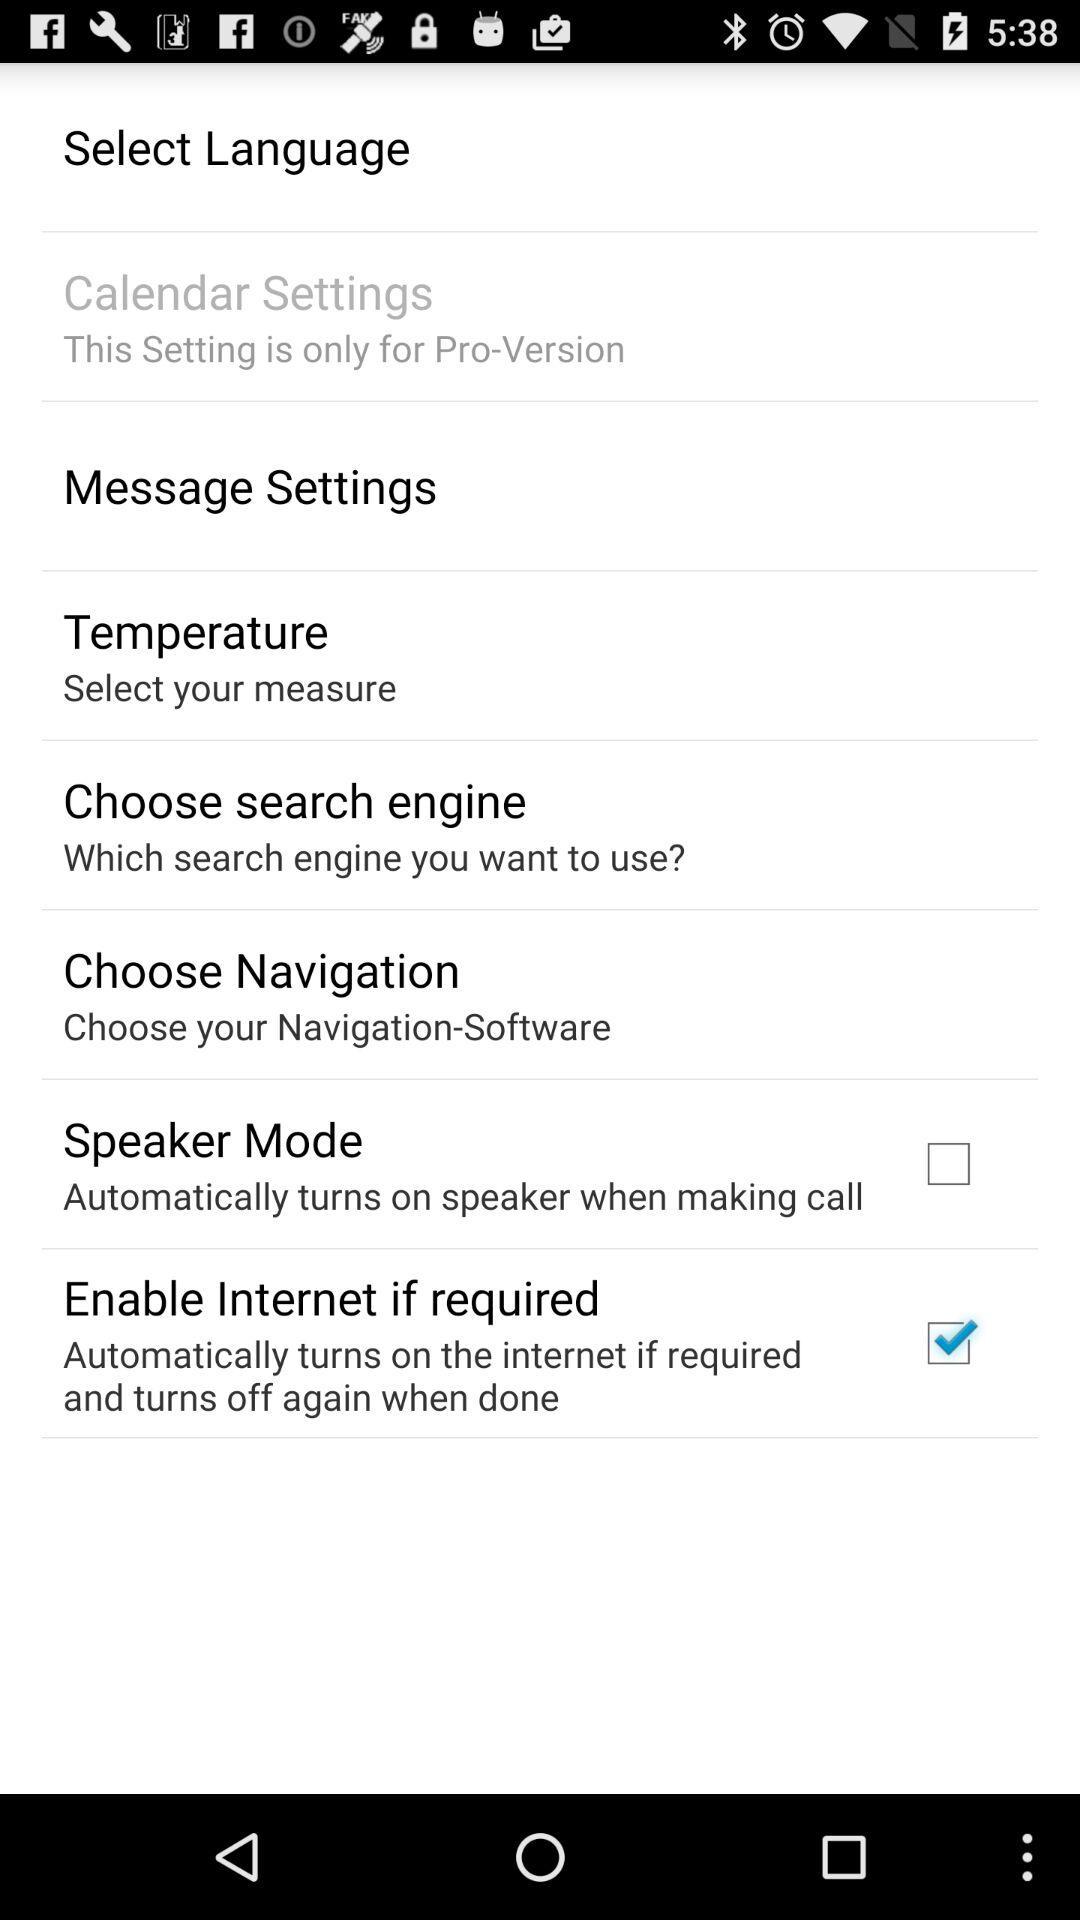 The height and width of the screenshot is (1920, 1080). Describe the element at coordinates (212, 1138) in the screenshot. I see `the speaker mode app` at that location.